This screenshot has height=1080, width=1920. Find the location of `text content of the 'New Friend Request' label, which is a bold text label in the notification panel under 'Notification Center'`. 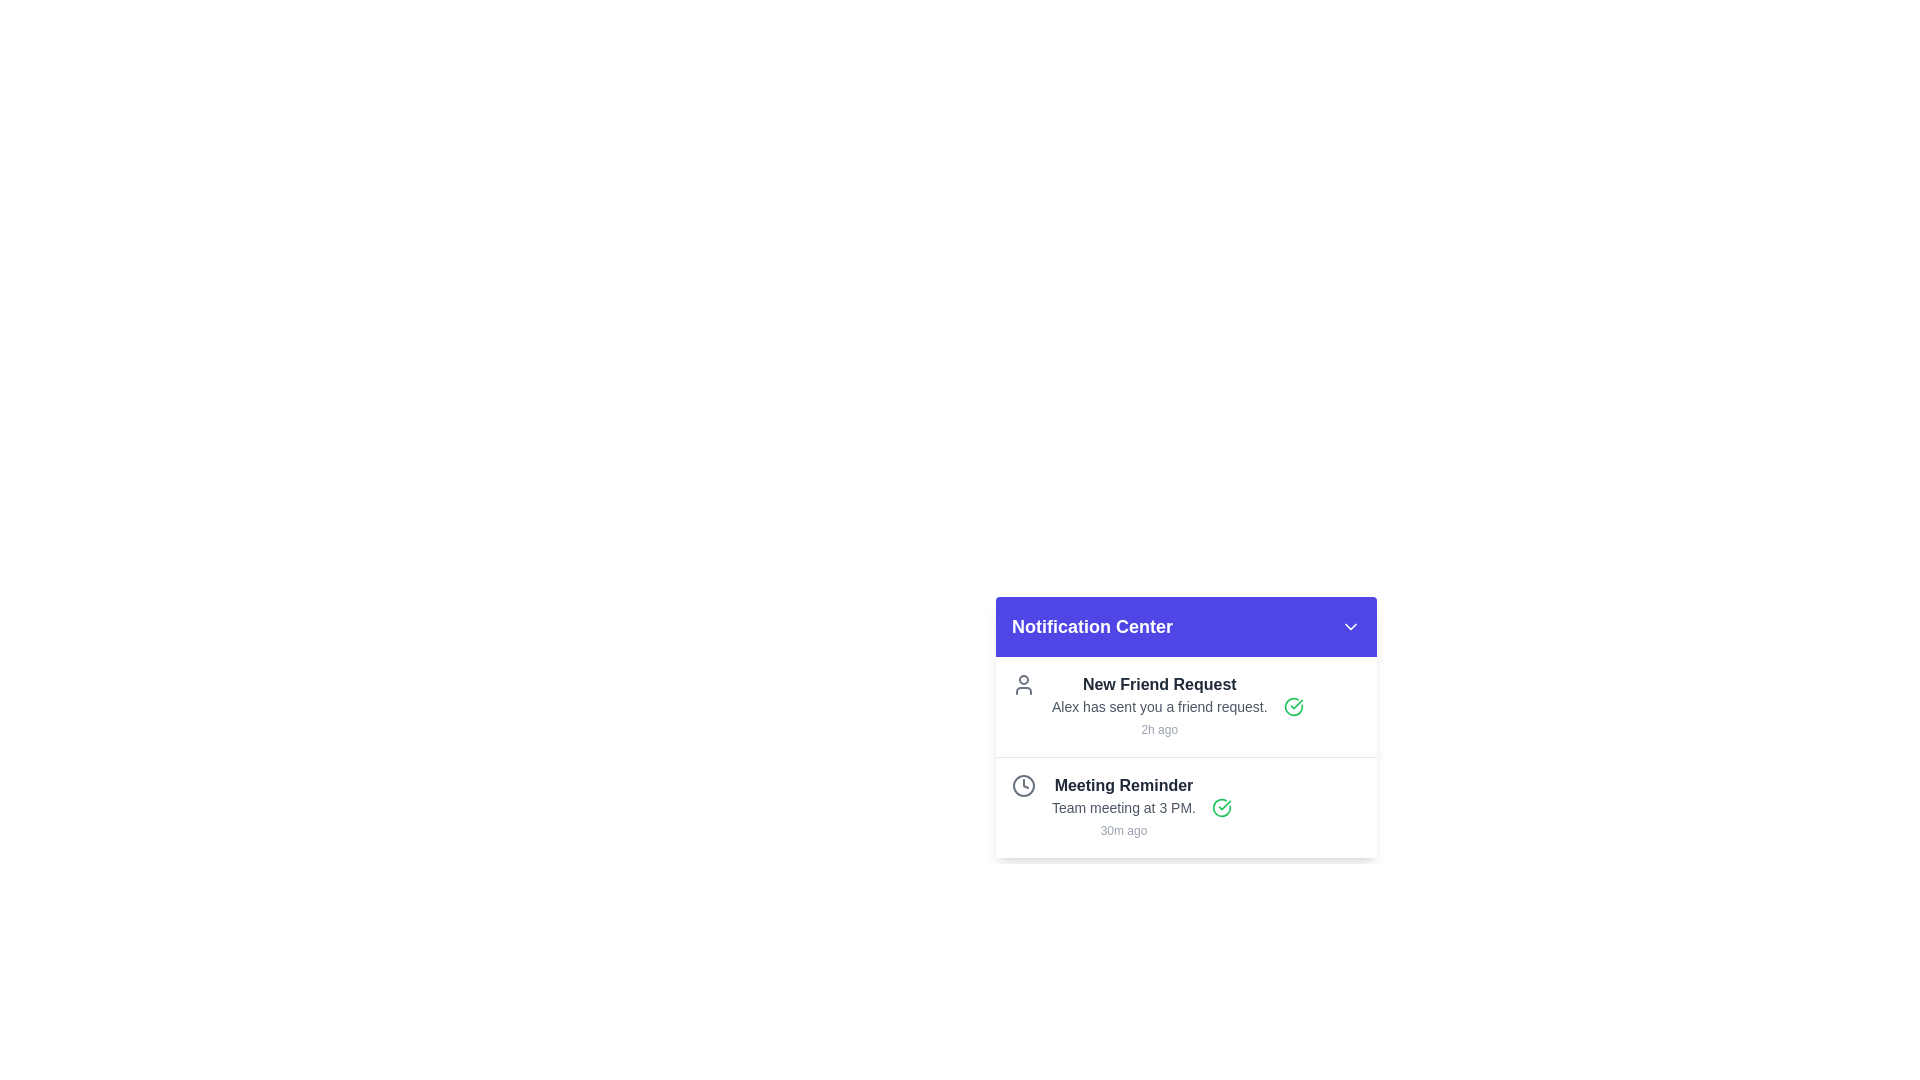

text content of the 'New Friend Request' label, which is a bold text label in the notification panel under 'Notification Center' is located at coordinates (1159, 684).